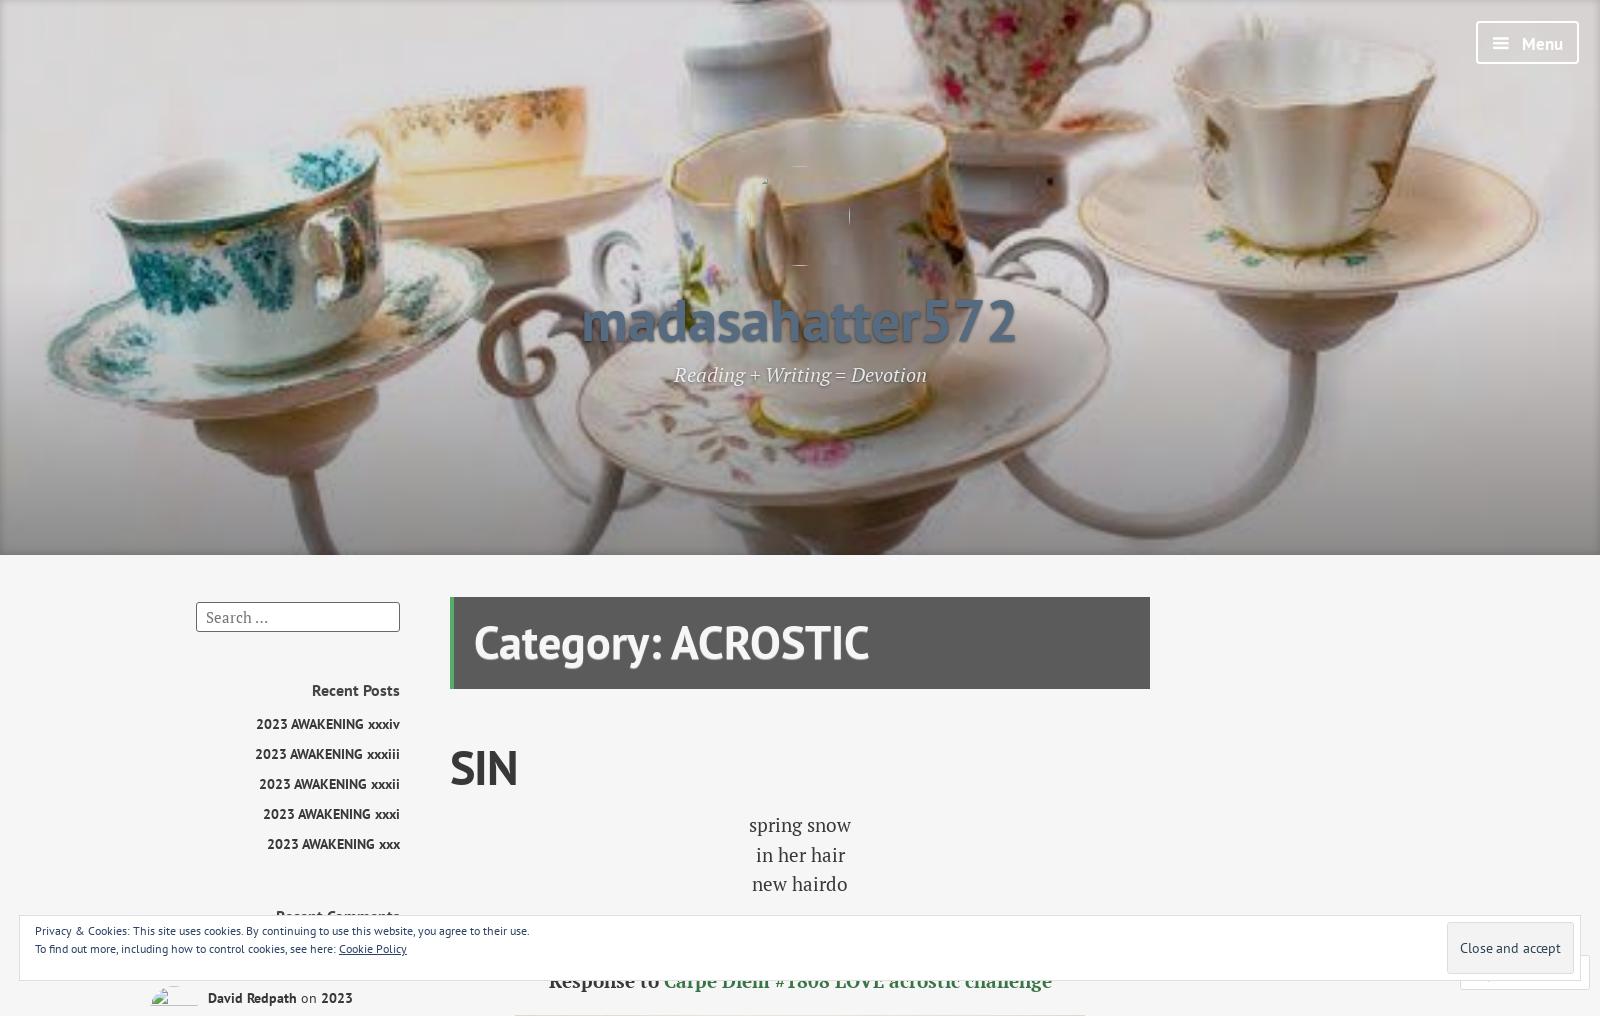  I want to click on 'To find out more, including how to control cookies, see here:', so click(186, 947).